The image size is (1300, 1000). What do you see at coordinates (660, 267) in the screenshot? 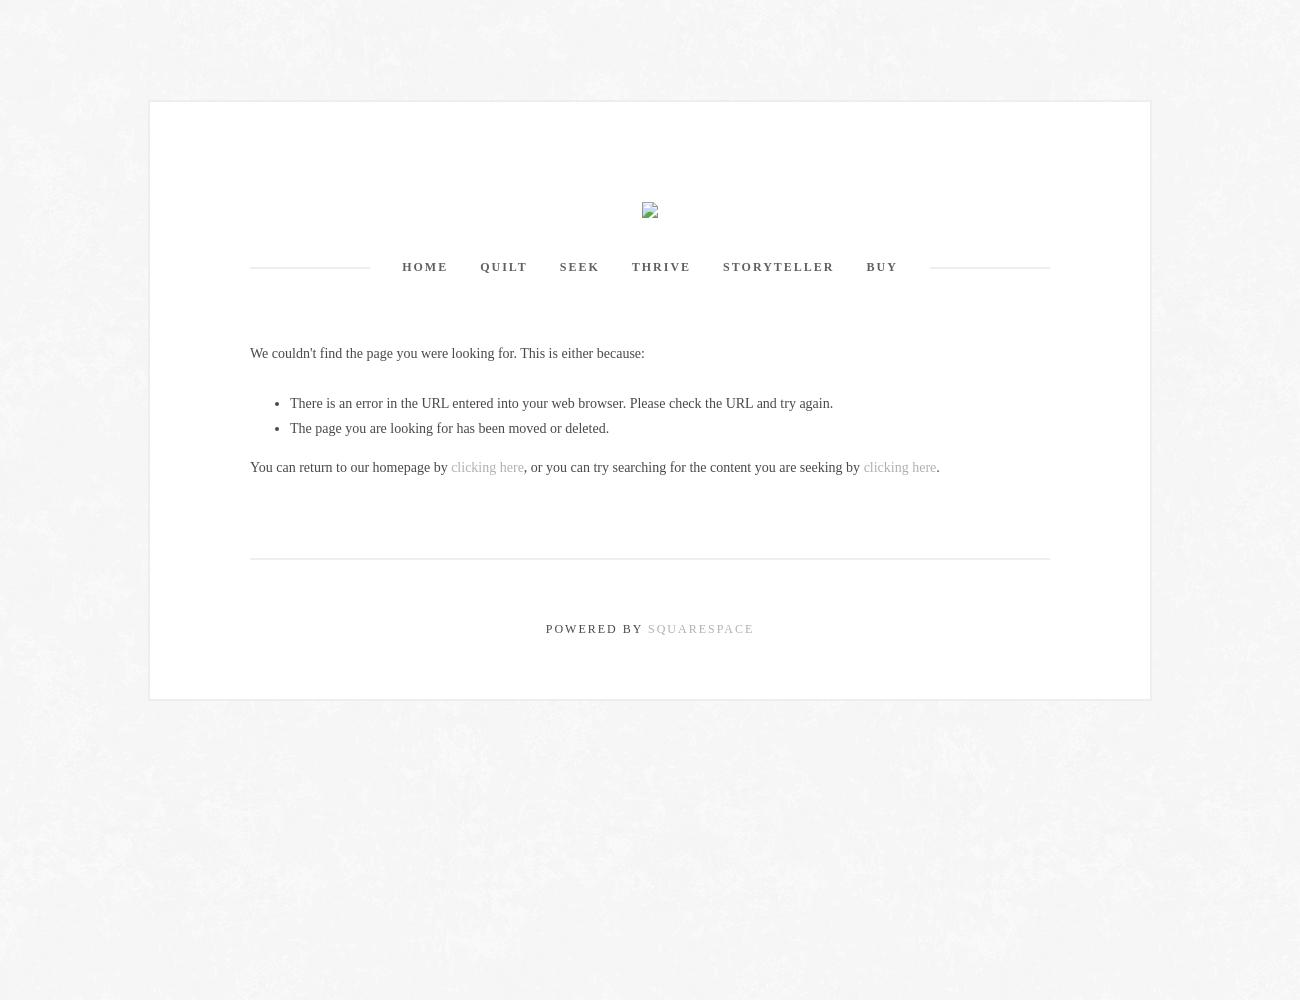
I see `'Thrive'` at bounding box center [660, 267].